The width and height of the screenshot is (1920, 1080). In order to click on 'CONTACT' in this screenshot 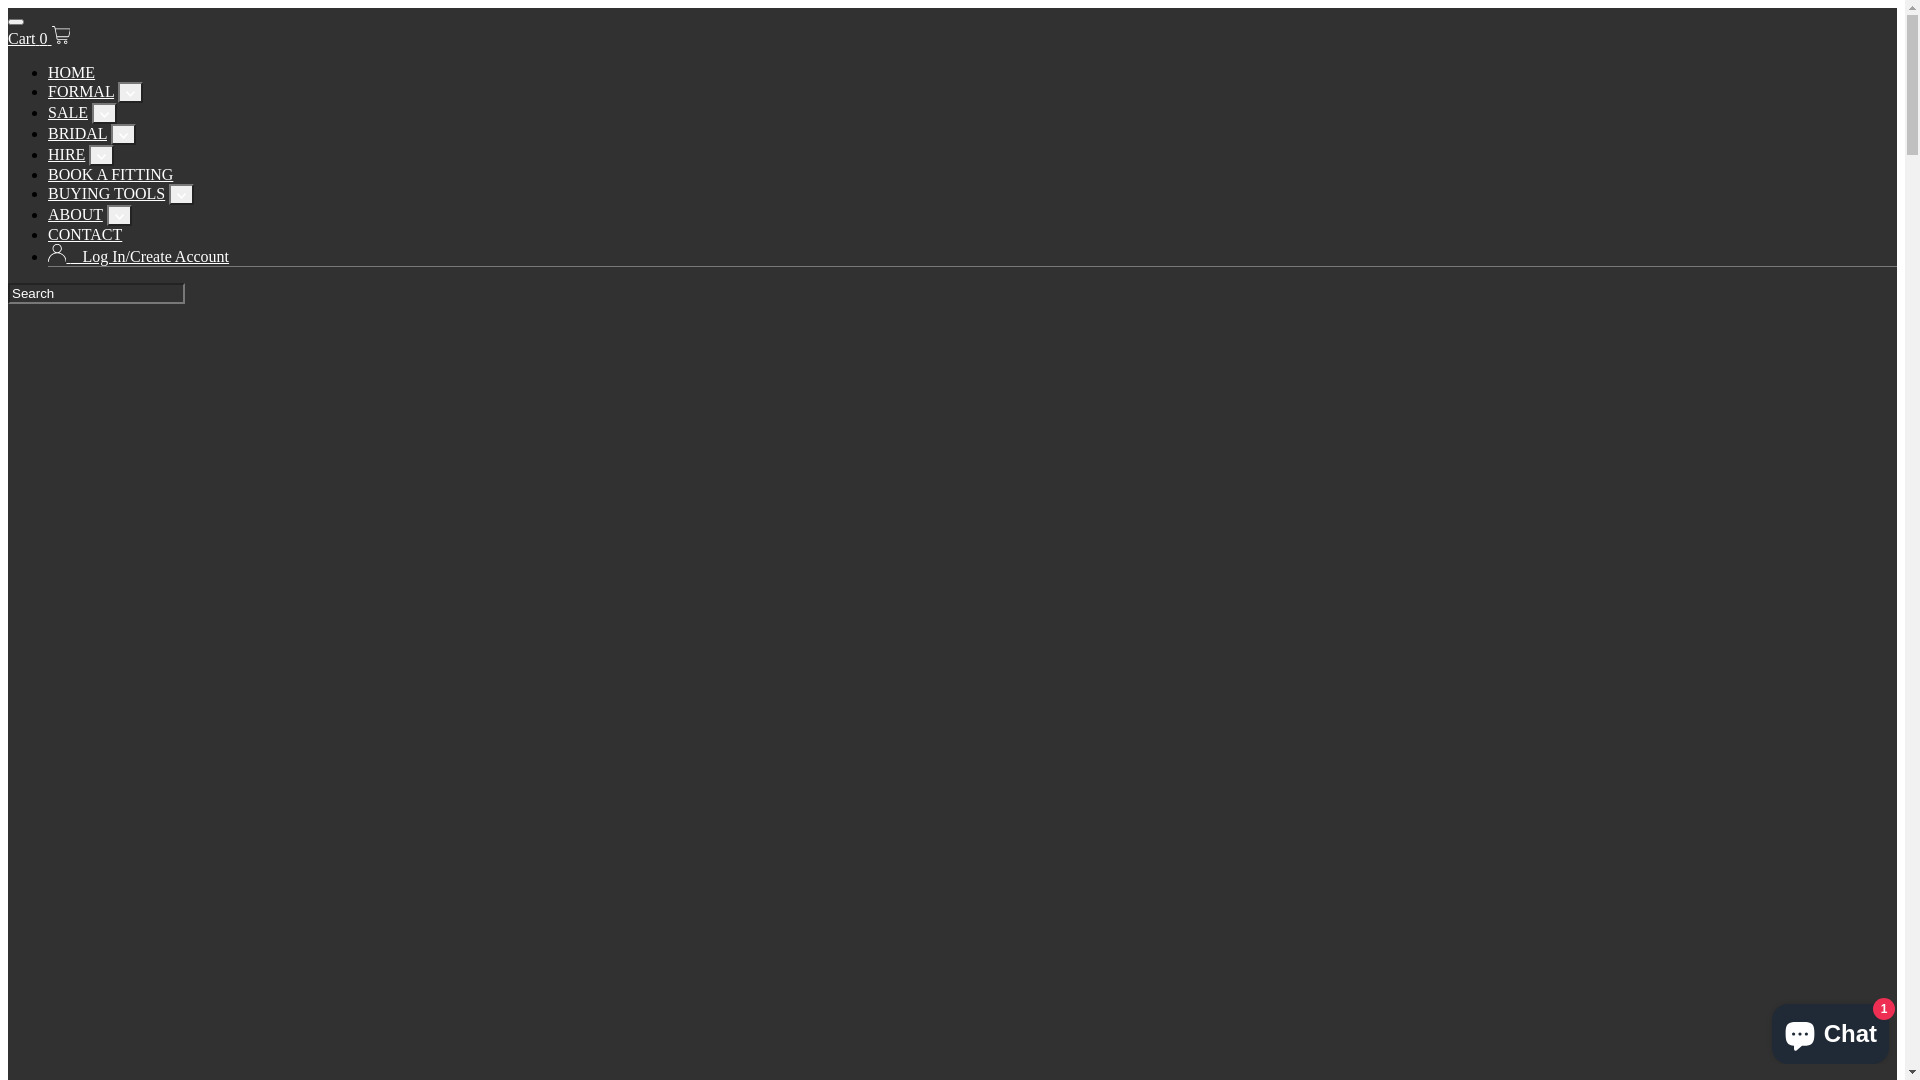, I will do `click(84, 233)`.